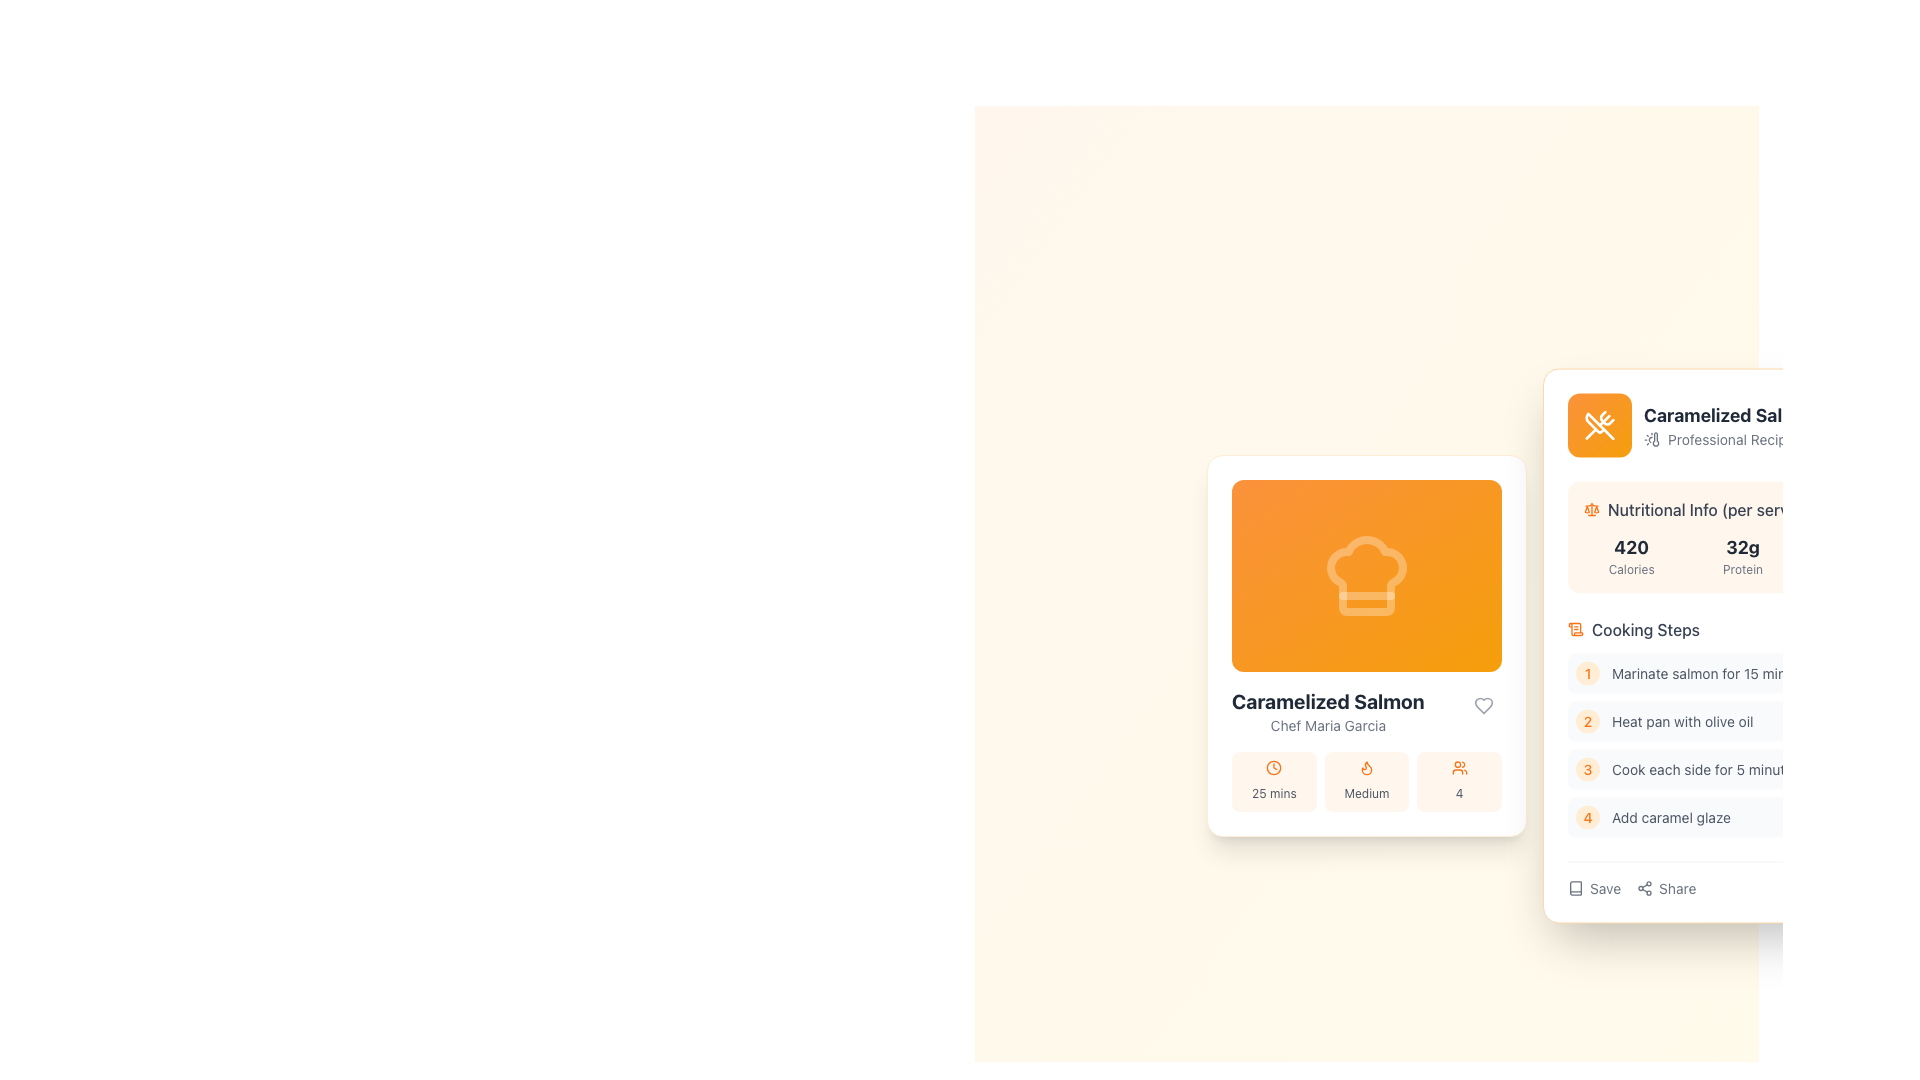 Image resolution: width=1920 pixels, height=1080 pixels. I want to click on the text displayed in the Text Display with Icon located in the top section of the rightmost card, directly below the orange, gradient-filled icon with crossed utensils, so click(1731, 424).